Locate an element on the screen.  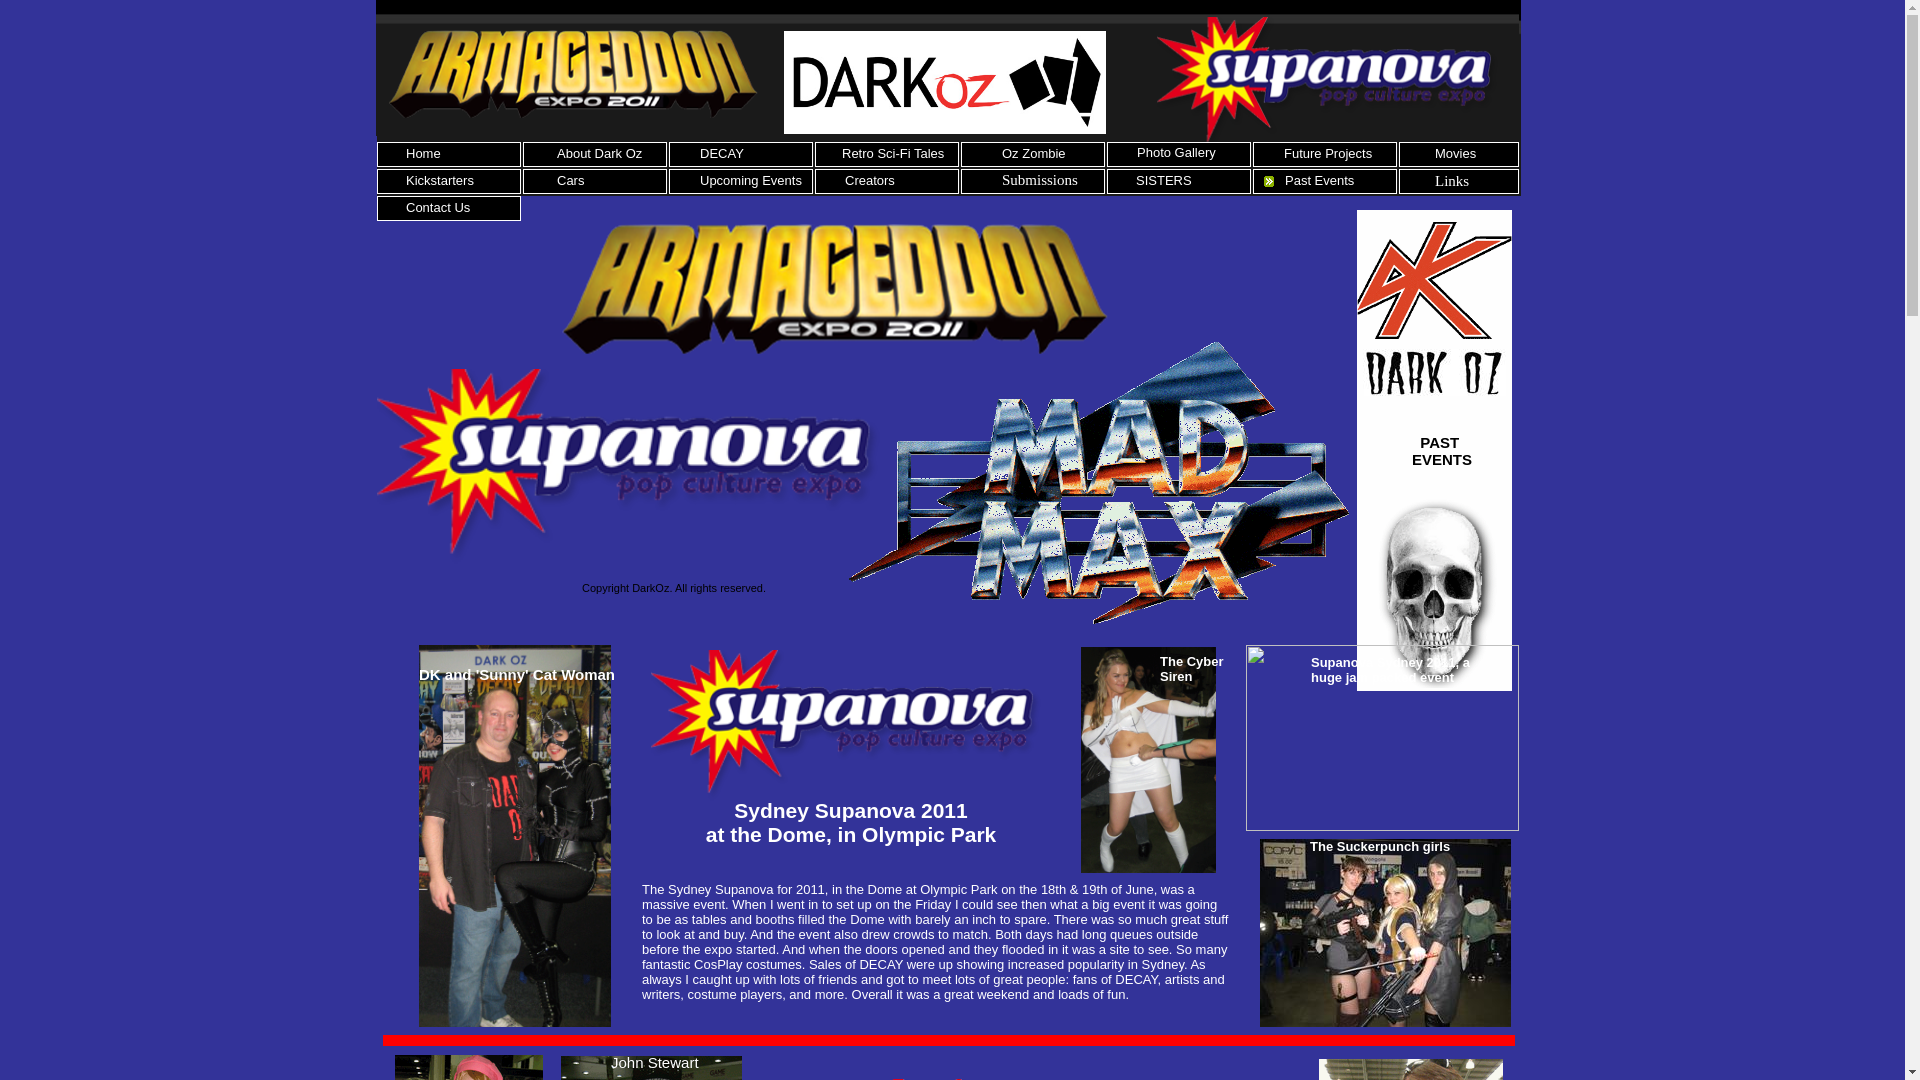
'Past Events' is located at coordinates (1319, 180).